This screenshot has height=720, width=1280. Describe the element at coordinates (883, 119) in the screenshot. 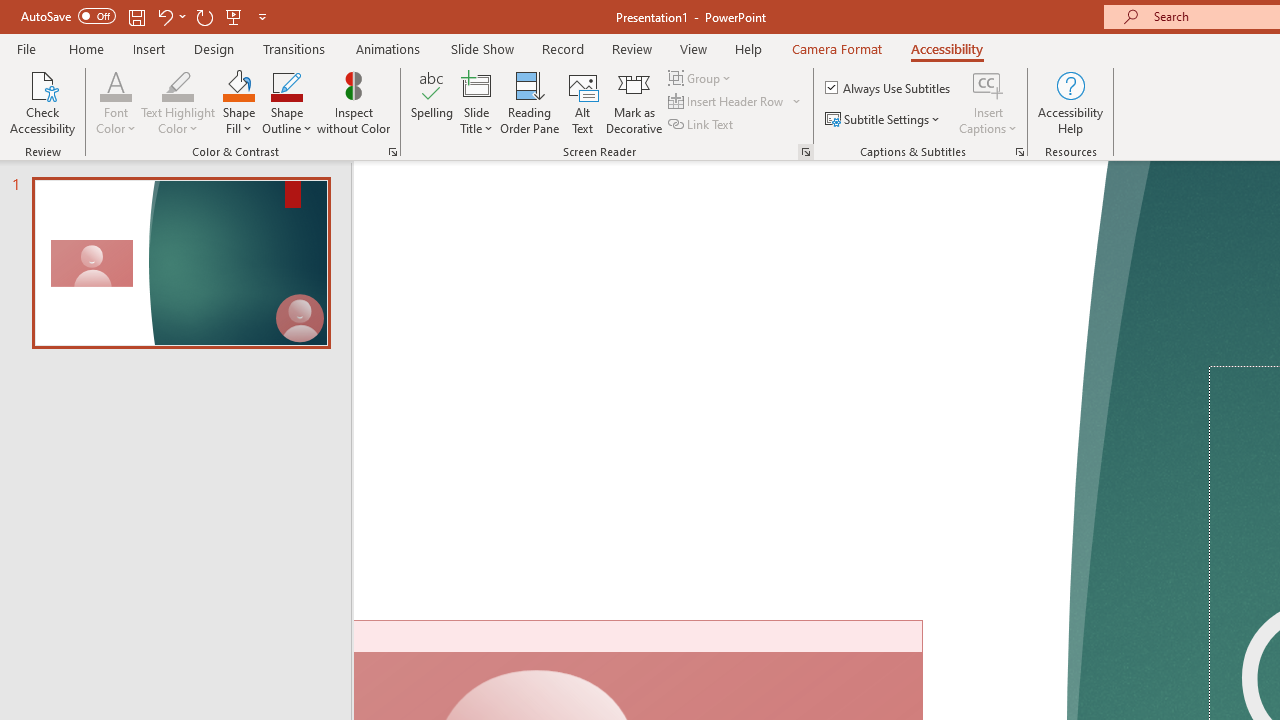

I see `'Subtitle Settings'` at that location.